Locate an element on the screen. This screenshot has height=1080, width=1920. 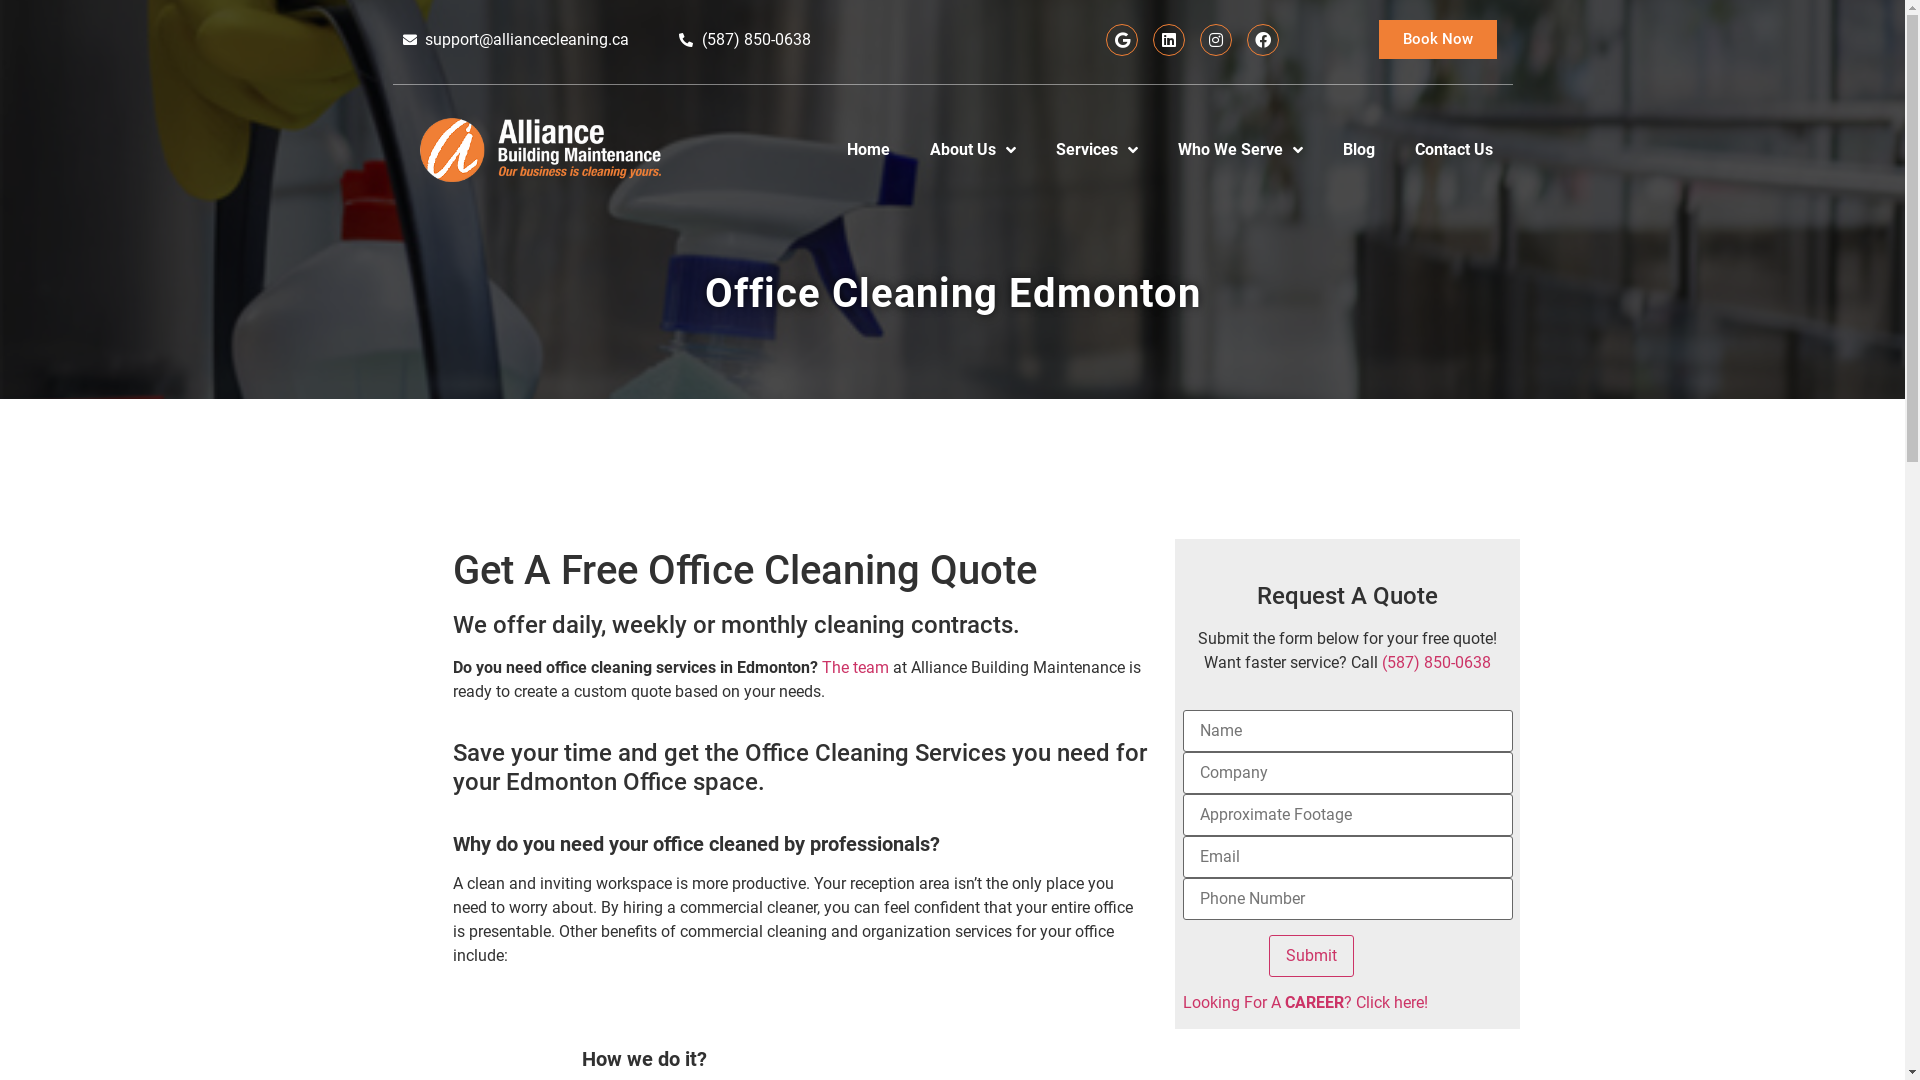
'Services' is located at coordinates (1096, 150).